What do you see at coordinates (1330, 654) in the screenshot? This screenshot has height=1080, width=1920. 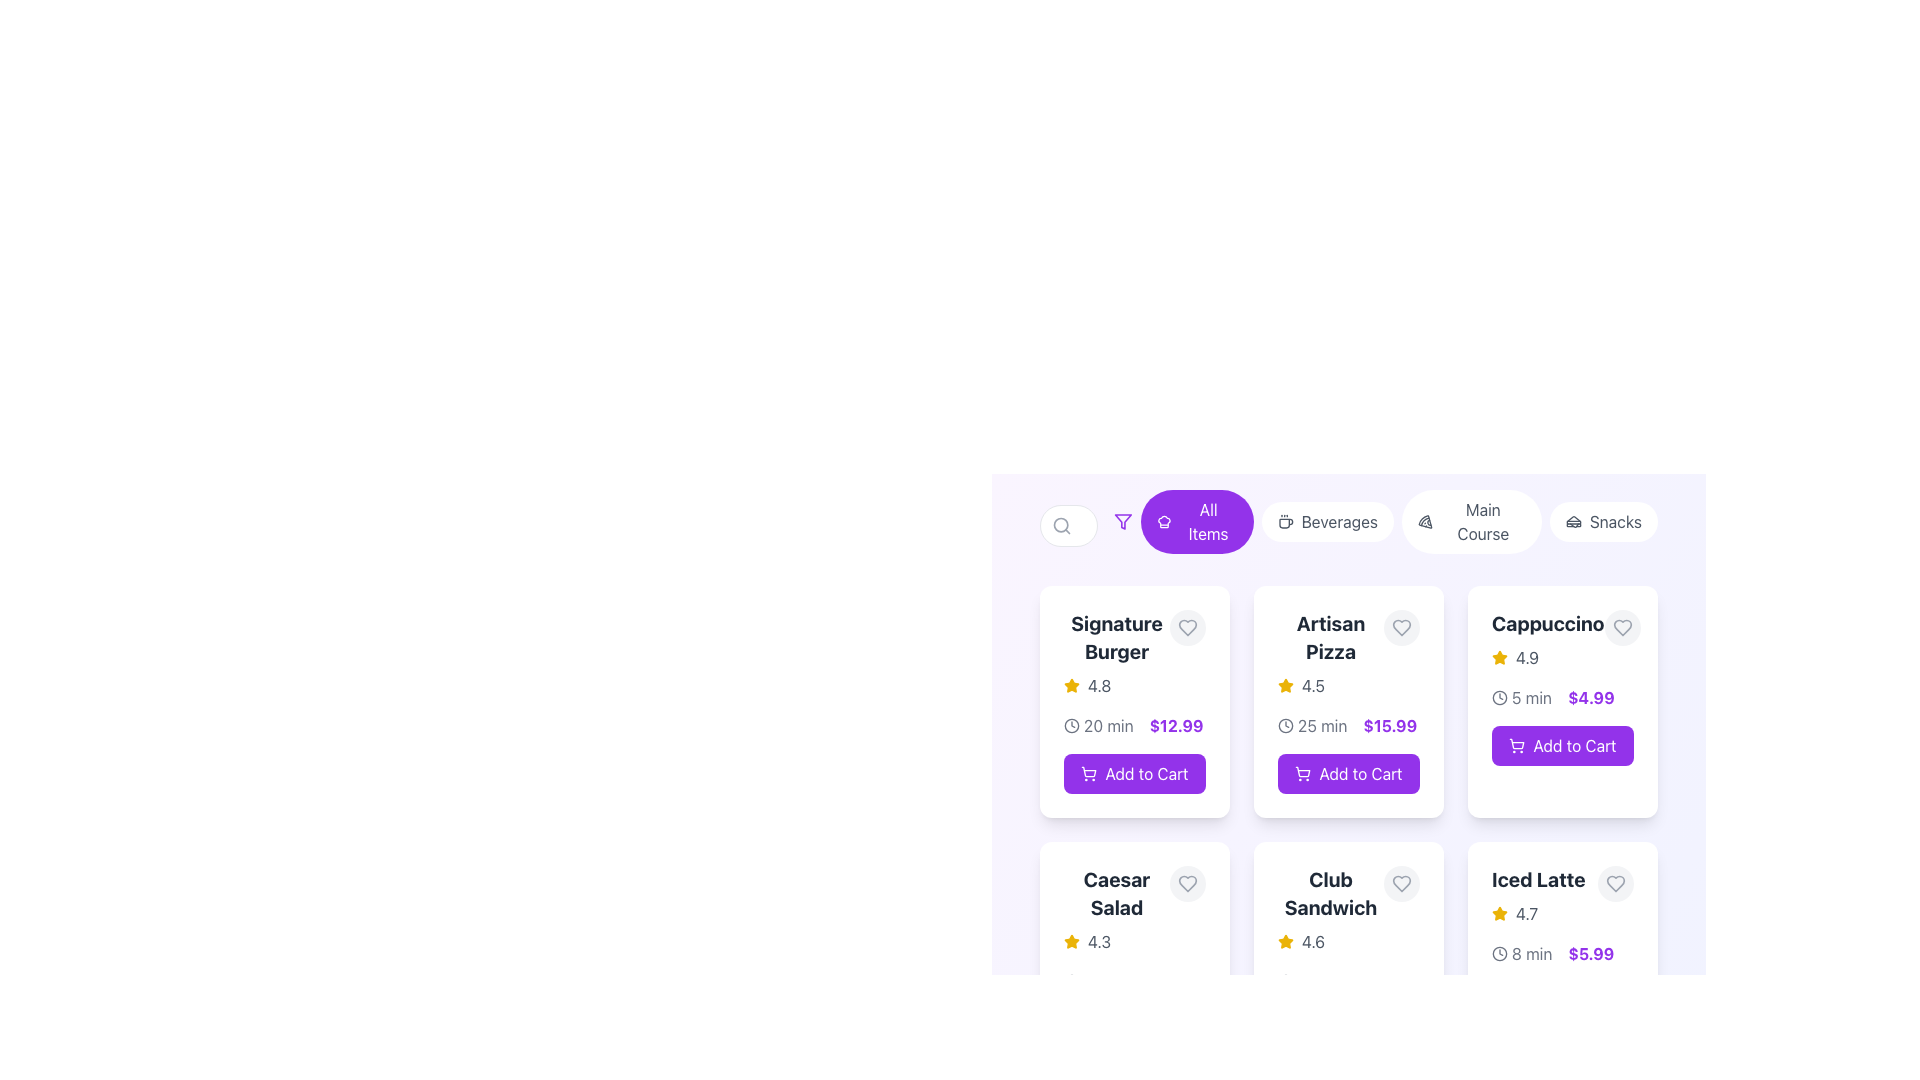 I see `the label providing the name and rating of the product 'Artisan Pizza' with a user rating of 4.5, located in the second card of the grid layout` at bounding box center [1330, 654].